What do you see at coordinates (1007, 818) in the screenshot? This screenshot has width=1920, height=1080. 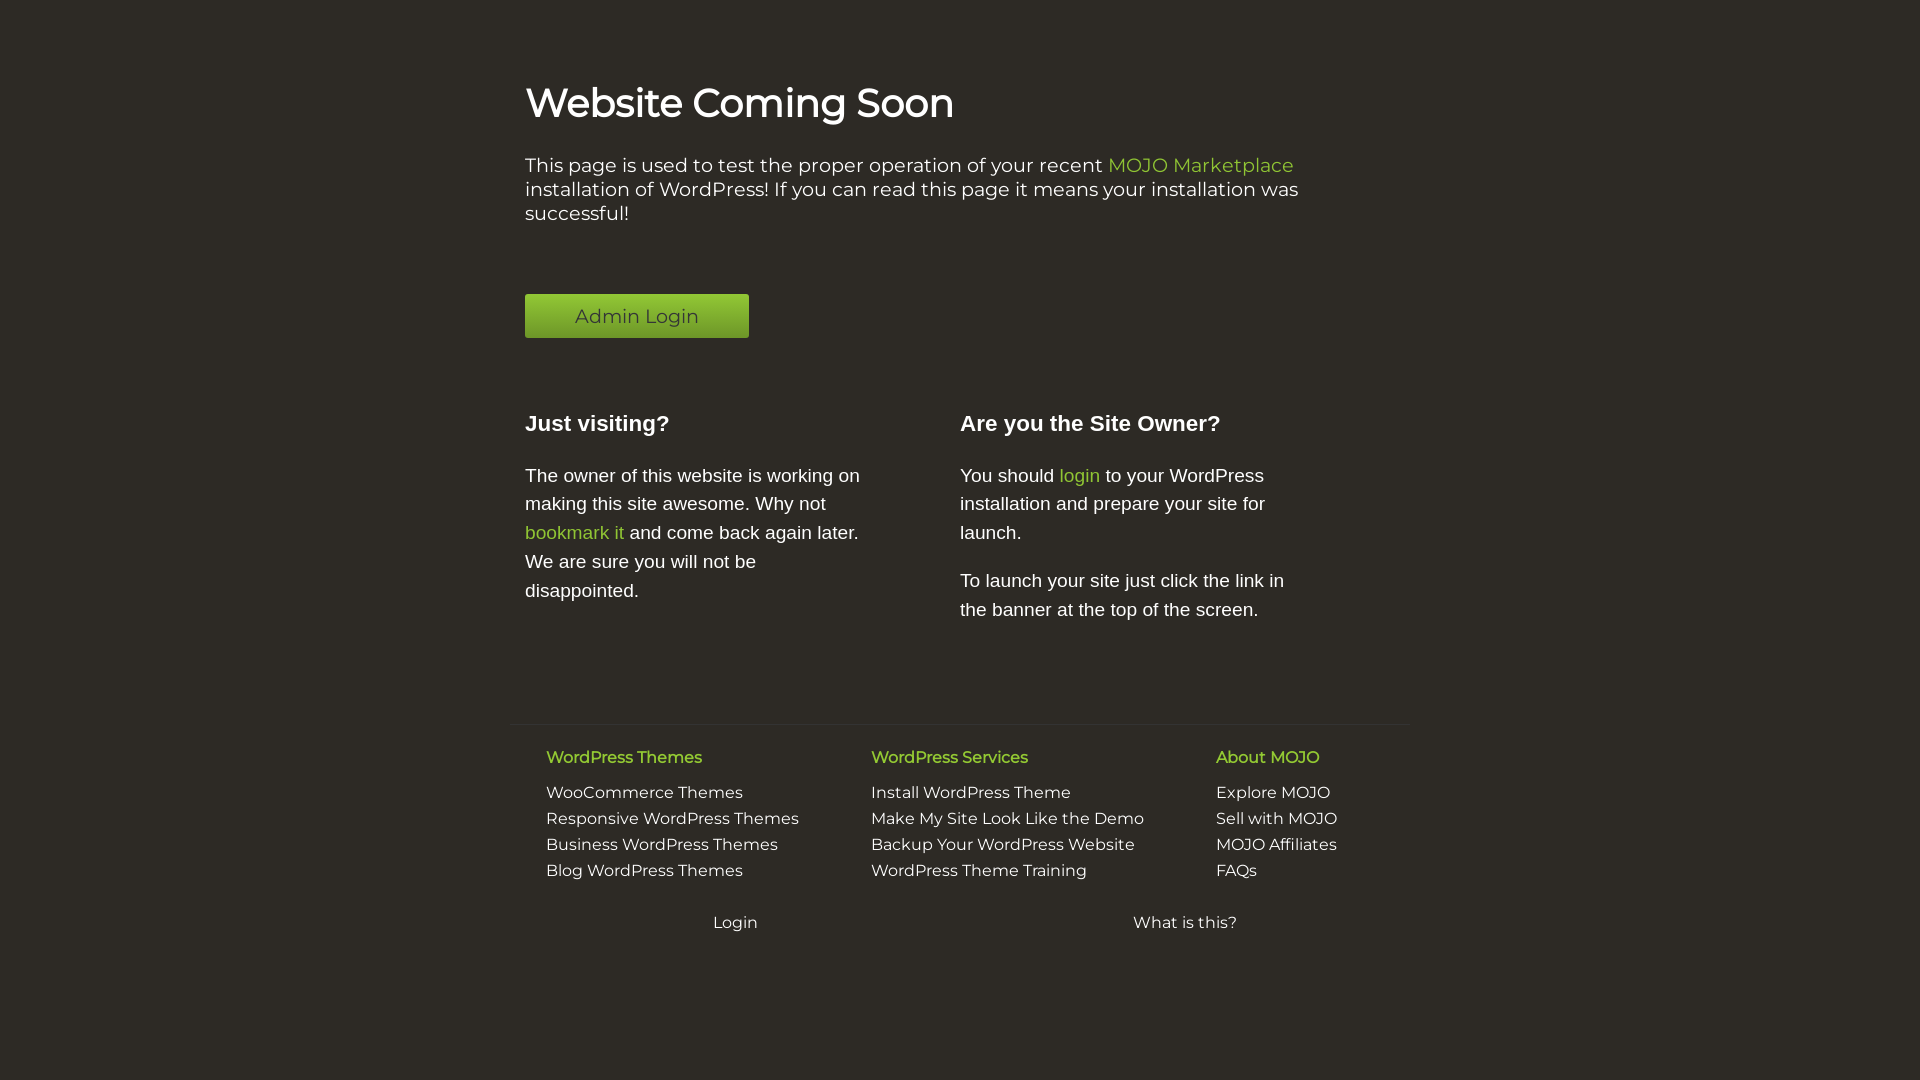 I see `'Make My Site Look Like the Demo'` at bounding box center [1007, 818].